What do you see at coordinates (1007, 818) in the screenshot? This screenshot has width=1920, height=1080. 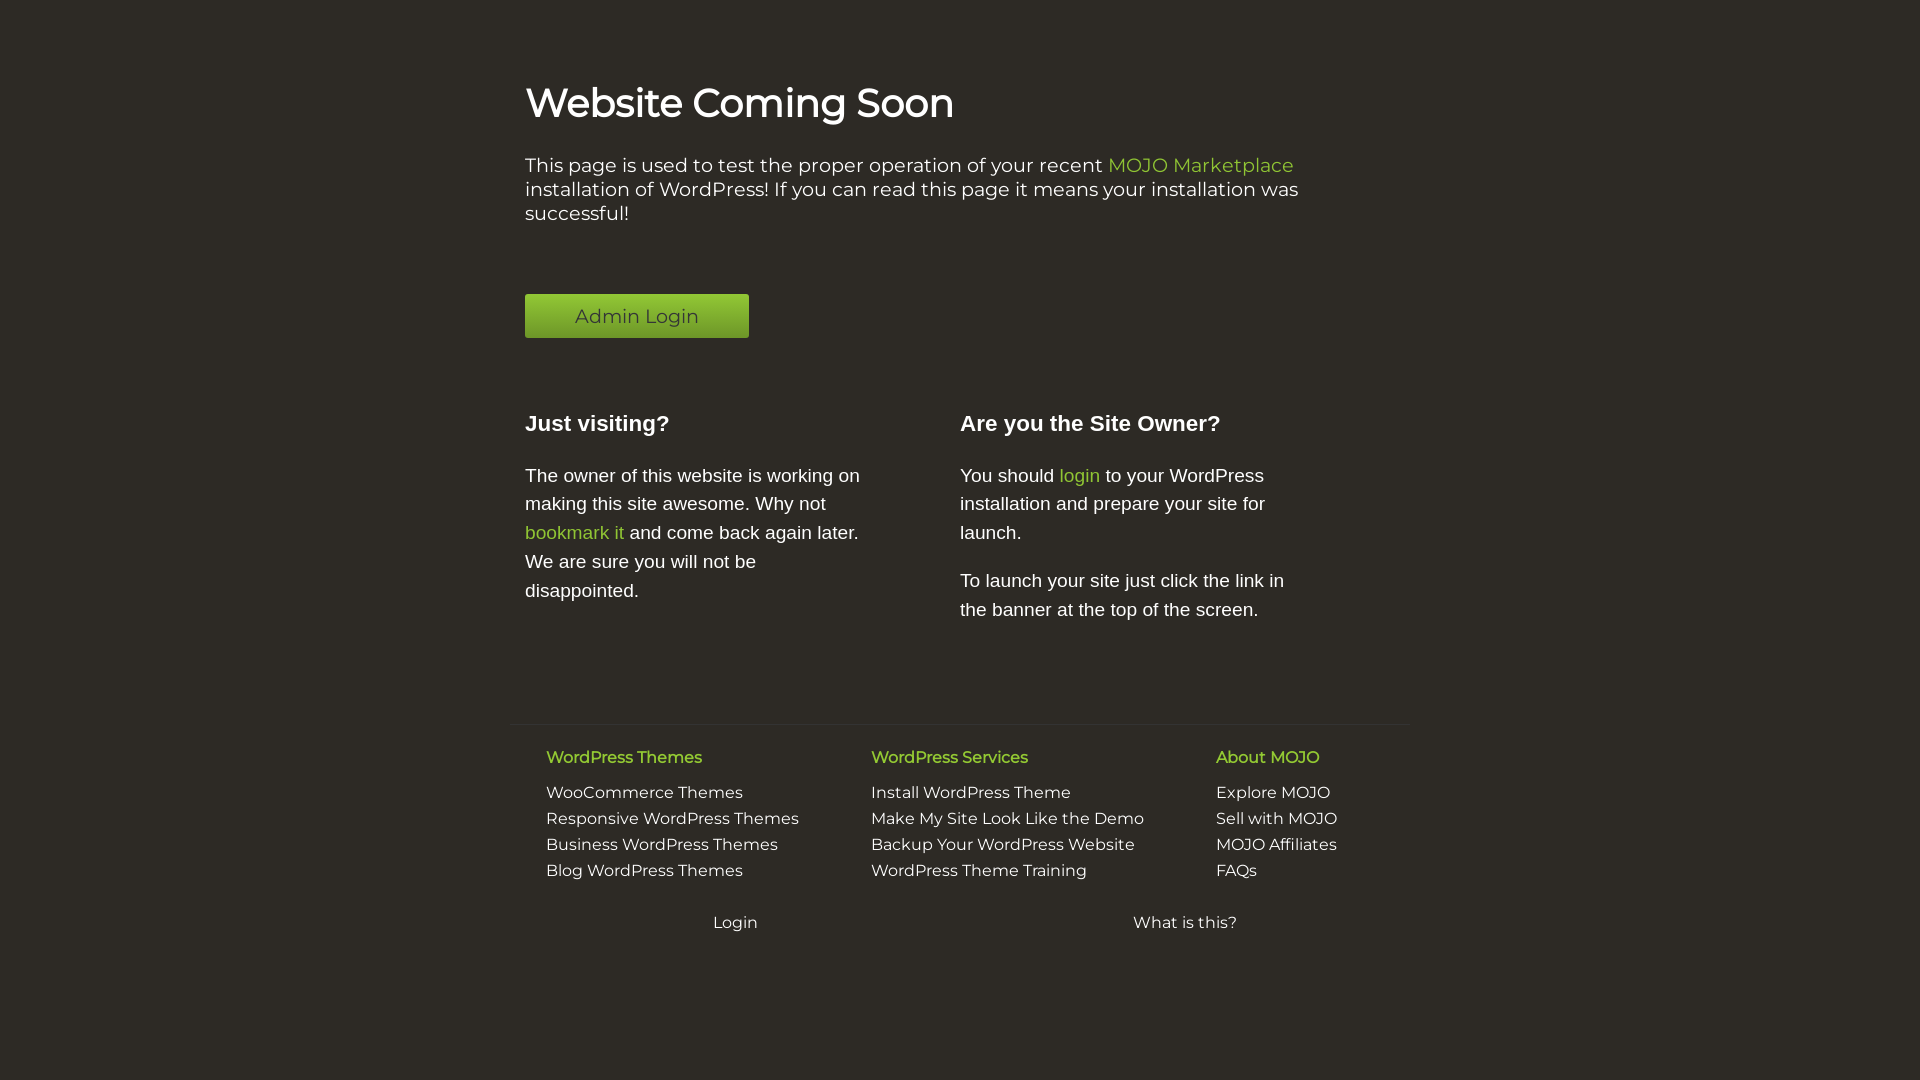 I see `'Make My Site Look Like the Demo'` at bounding box center [1007, 818].